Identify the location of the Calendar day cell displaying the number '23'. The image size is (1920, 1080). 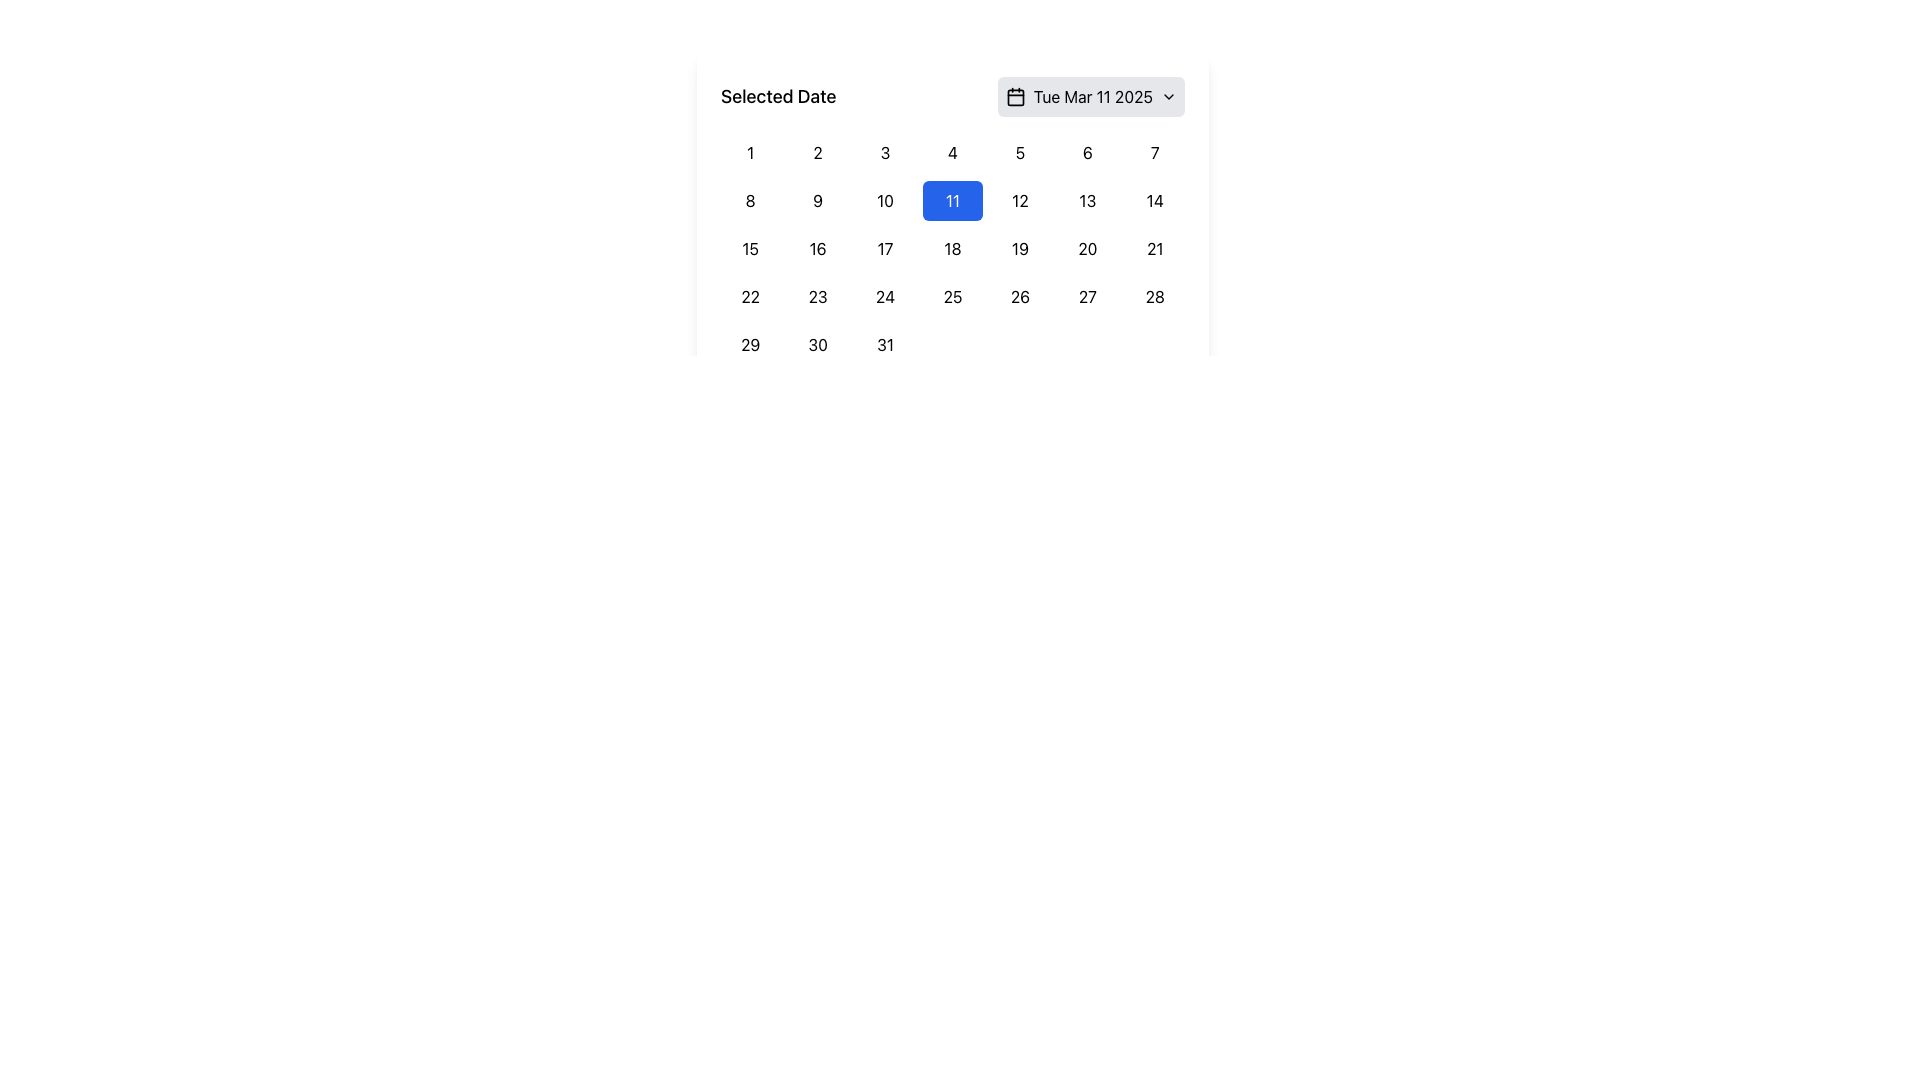
(818, 297).